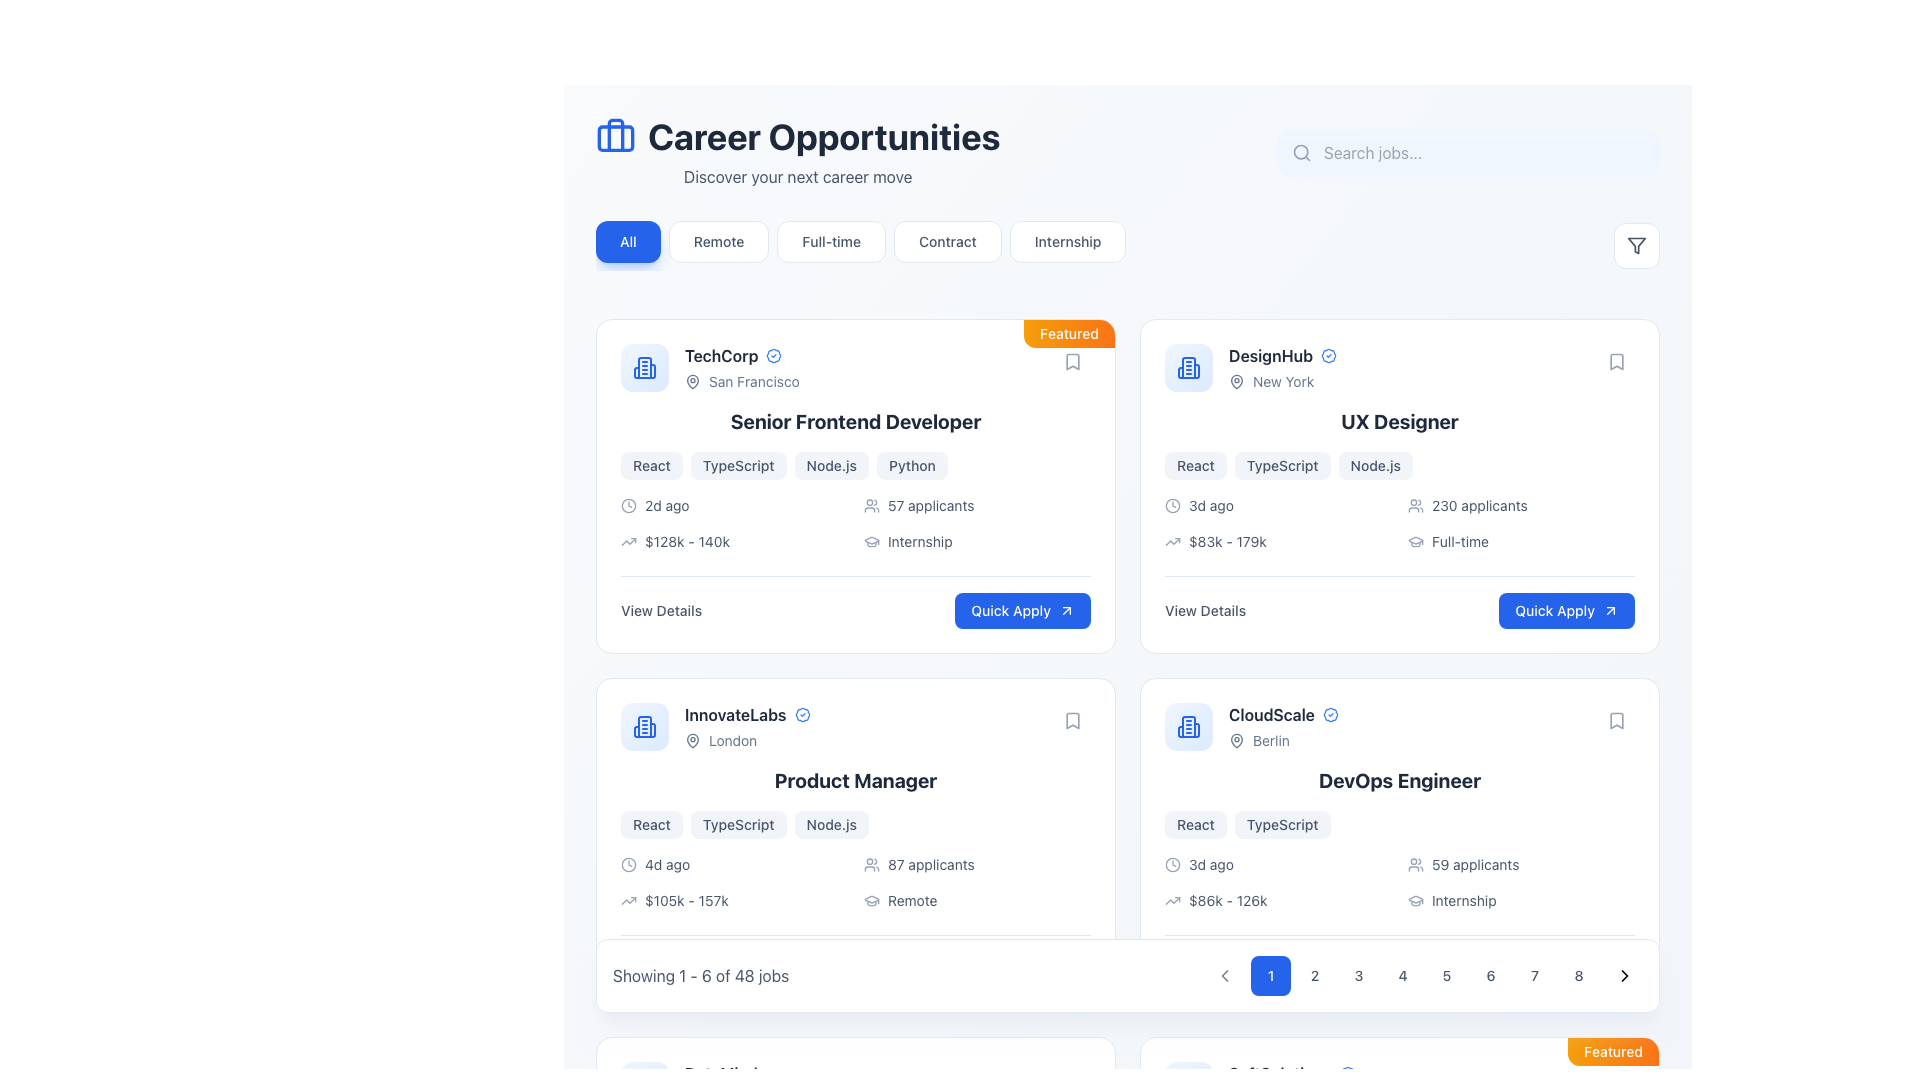 This screenshot has width=1920, height=1080. What do you see at coordinates (1236, 740) in the screenshot?
I see `the pin-shaped icon located next to the 'Berlin' location label in the CloudScale job listing card` at bounding box center [1236, 740].